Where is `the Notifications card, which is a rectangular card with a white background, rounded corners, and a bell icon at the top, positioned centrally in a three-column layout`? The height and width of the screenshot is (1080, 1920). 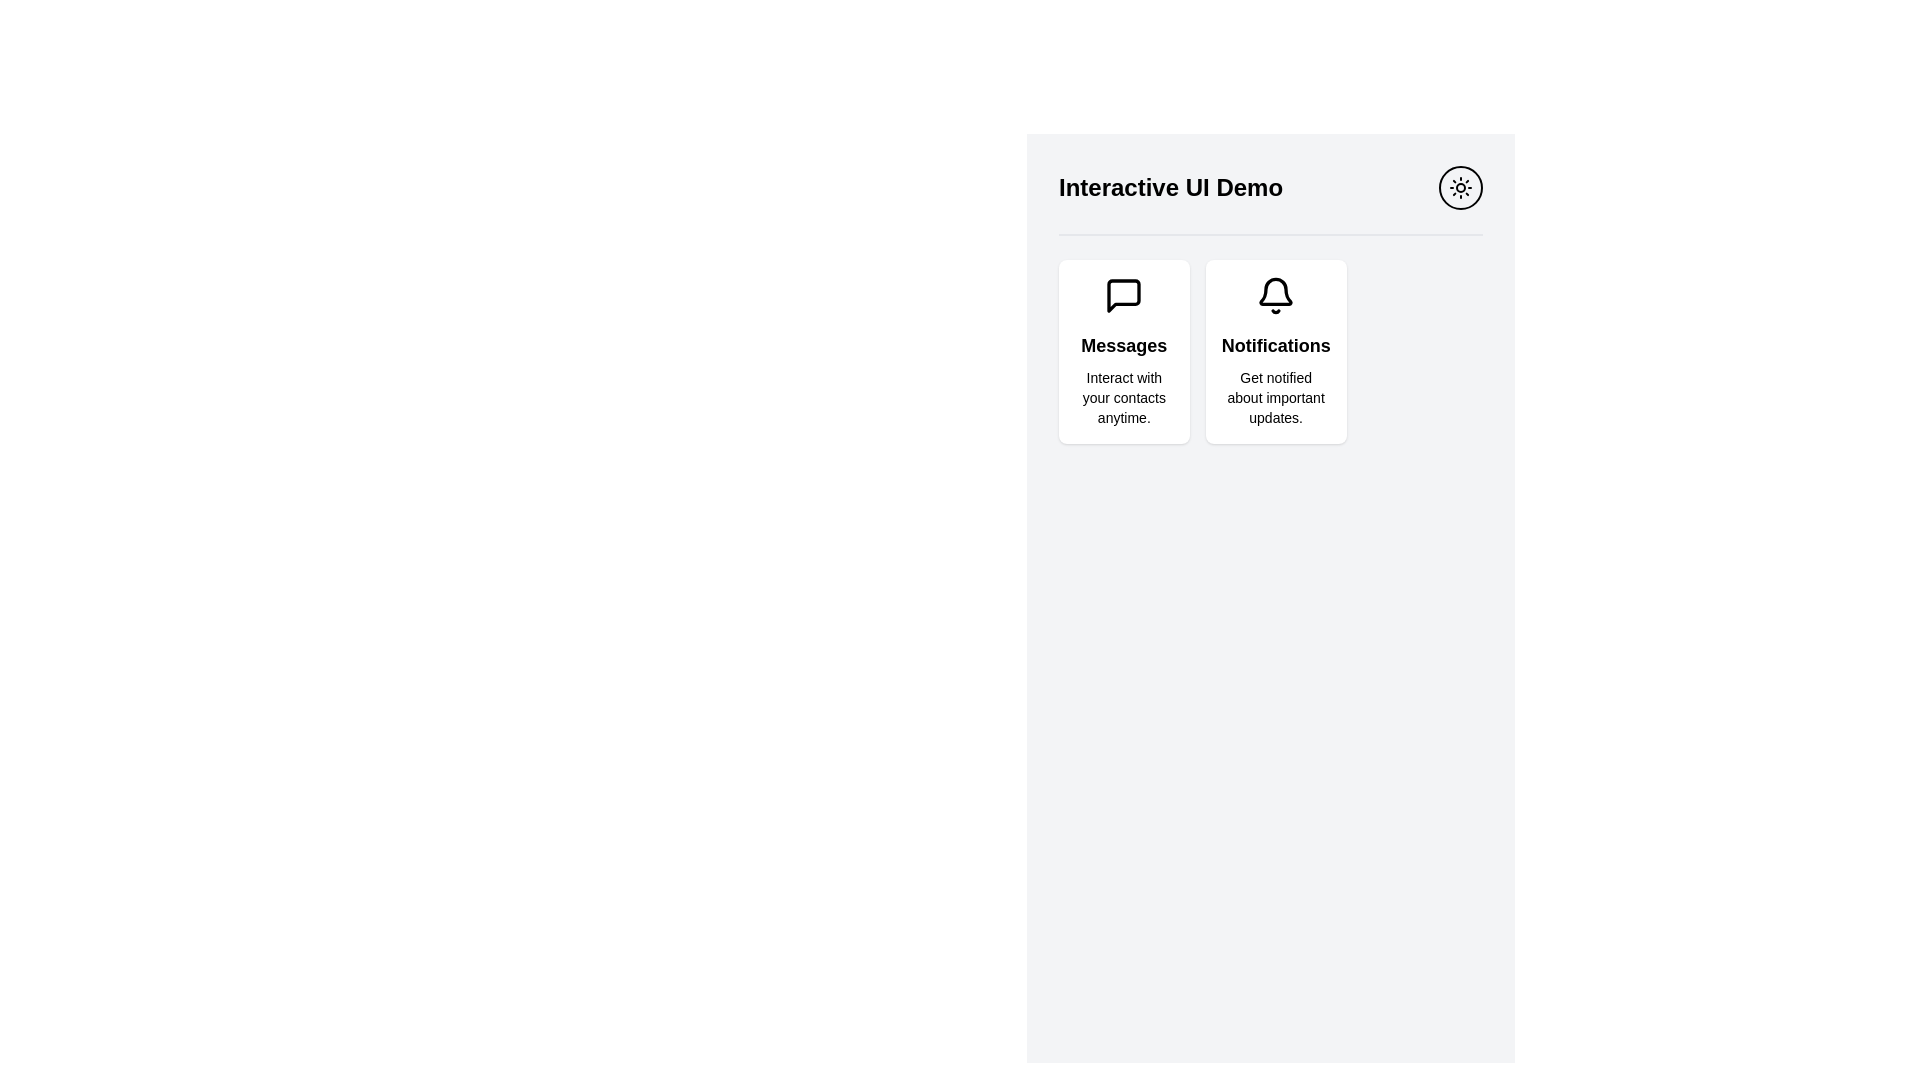
the Notifications card, which is a rectangular card with a white background, rounded corners, and a bell icon at the top, positioned centrally in a three-column layout is located at coordinates (1275, 350).